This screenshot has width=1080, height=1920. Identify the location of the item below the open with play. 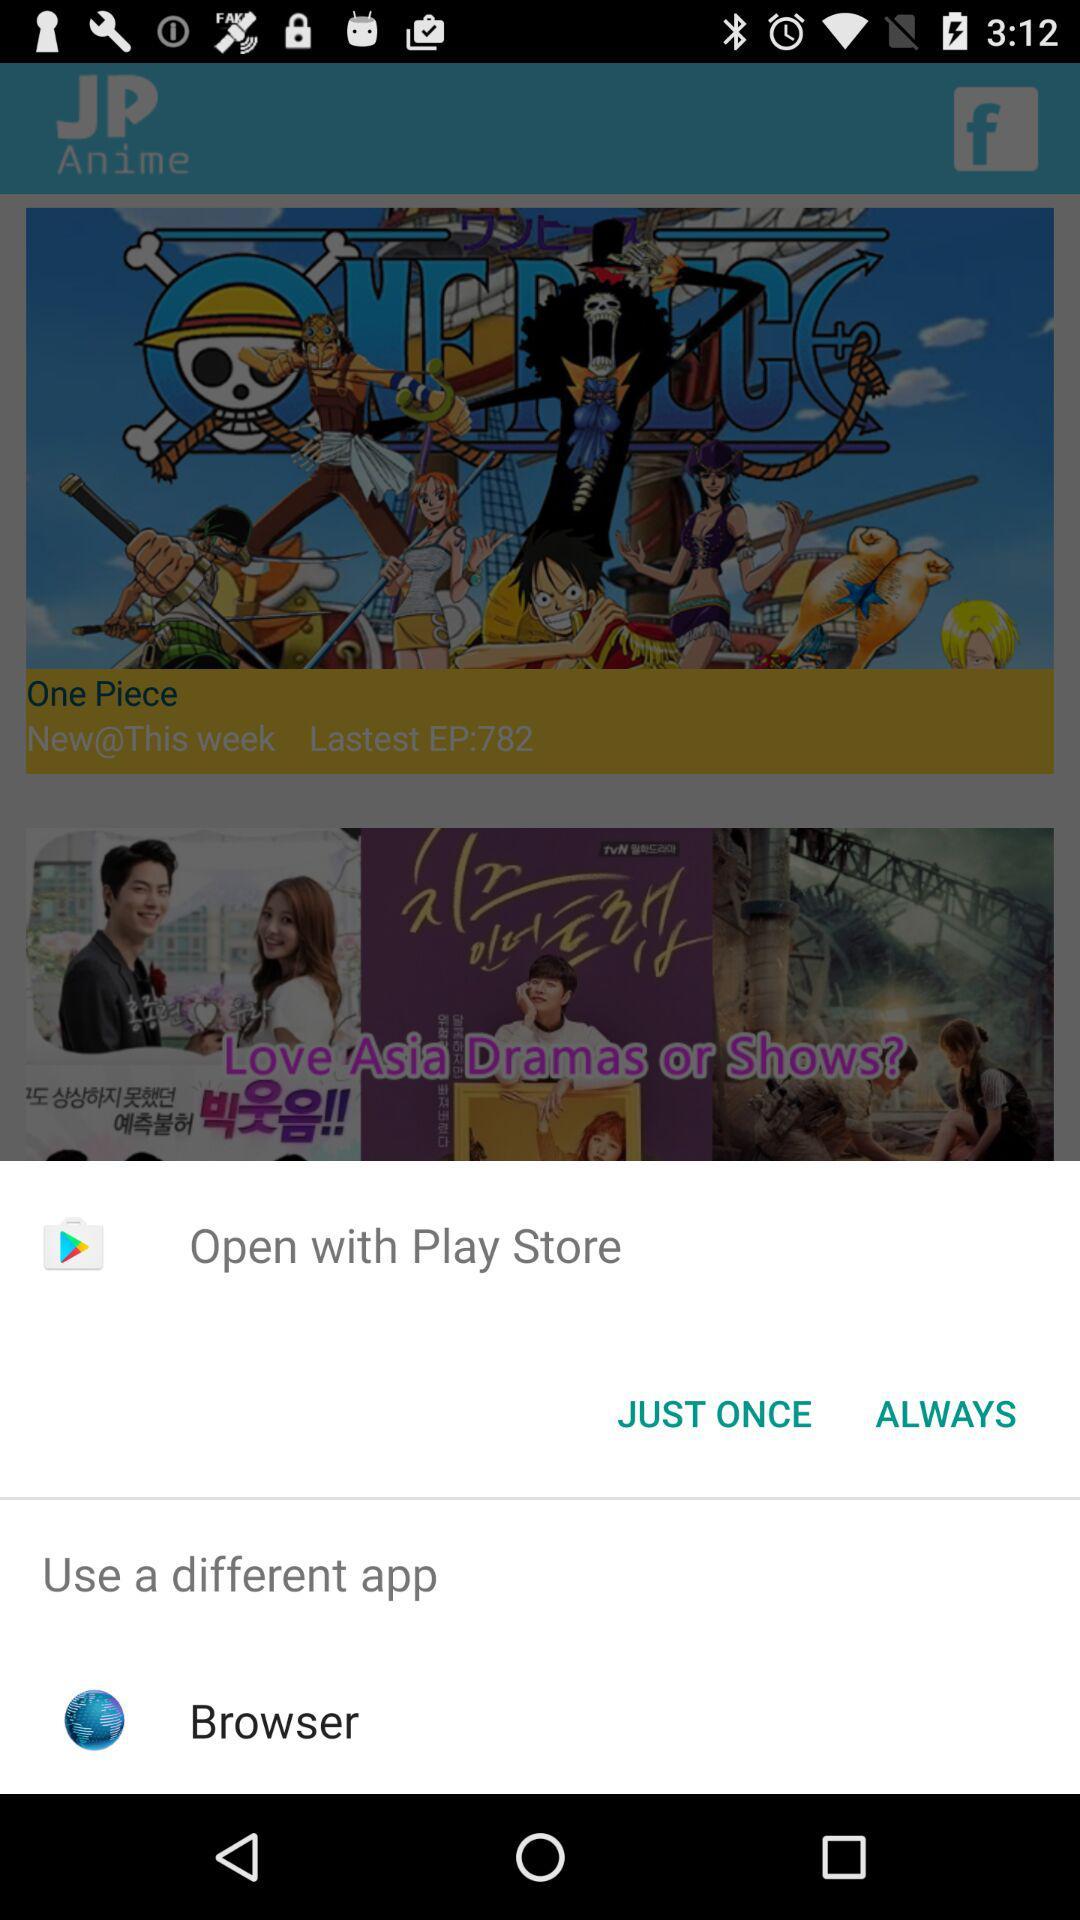
(713, 1411).